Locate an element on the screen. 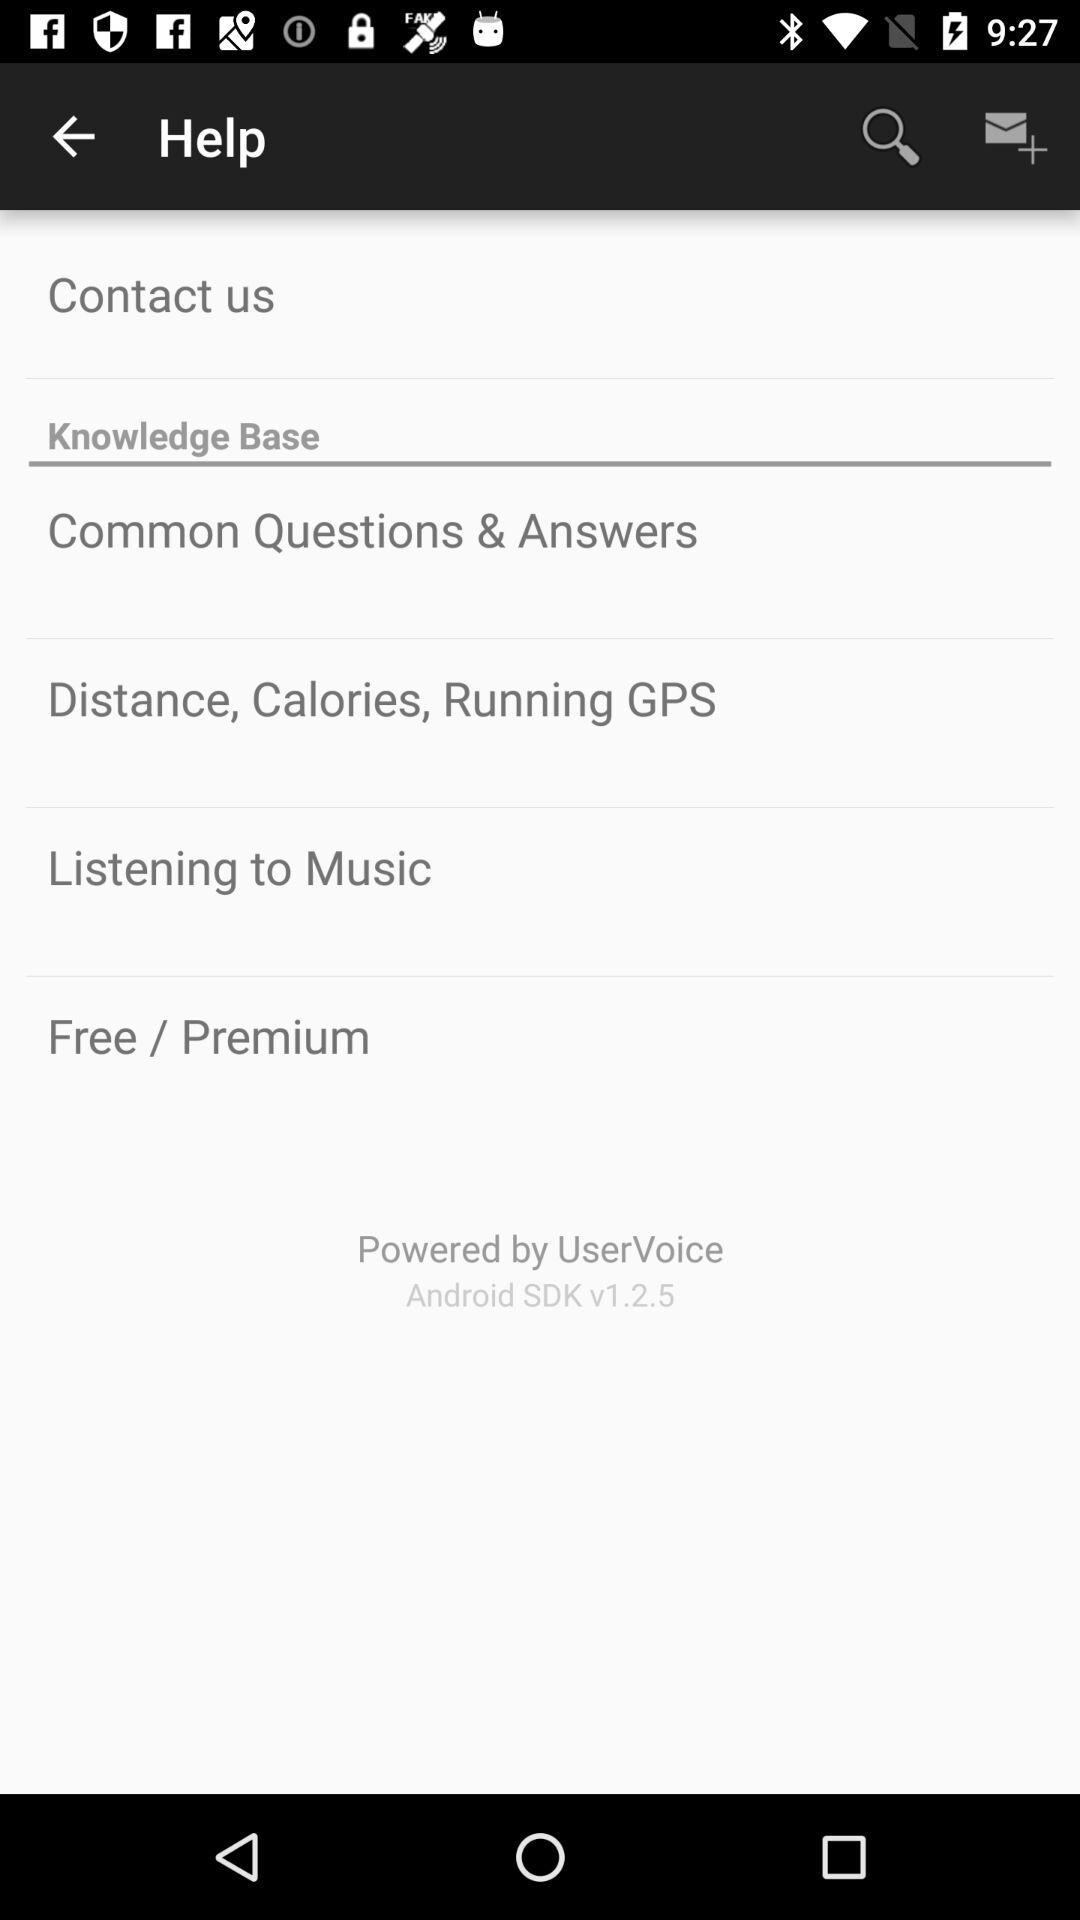 Image resolution: width=1080 pixels, height=1920 pixels. common questions & answers icon is located at coordinates (372, 529).